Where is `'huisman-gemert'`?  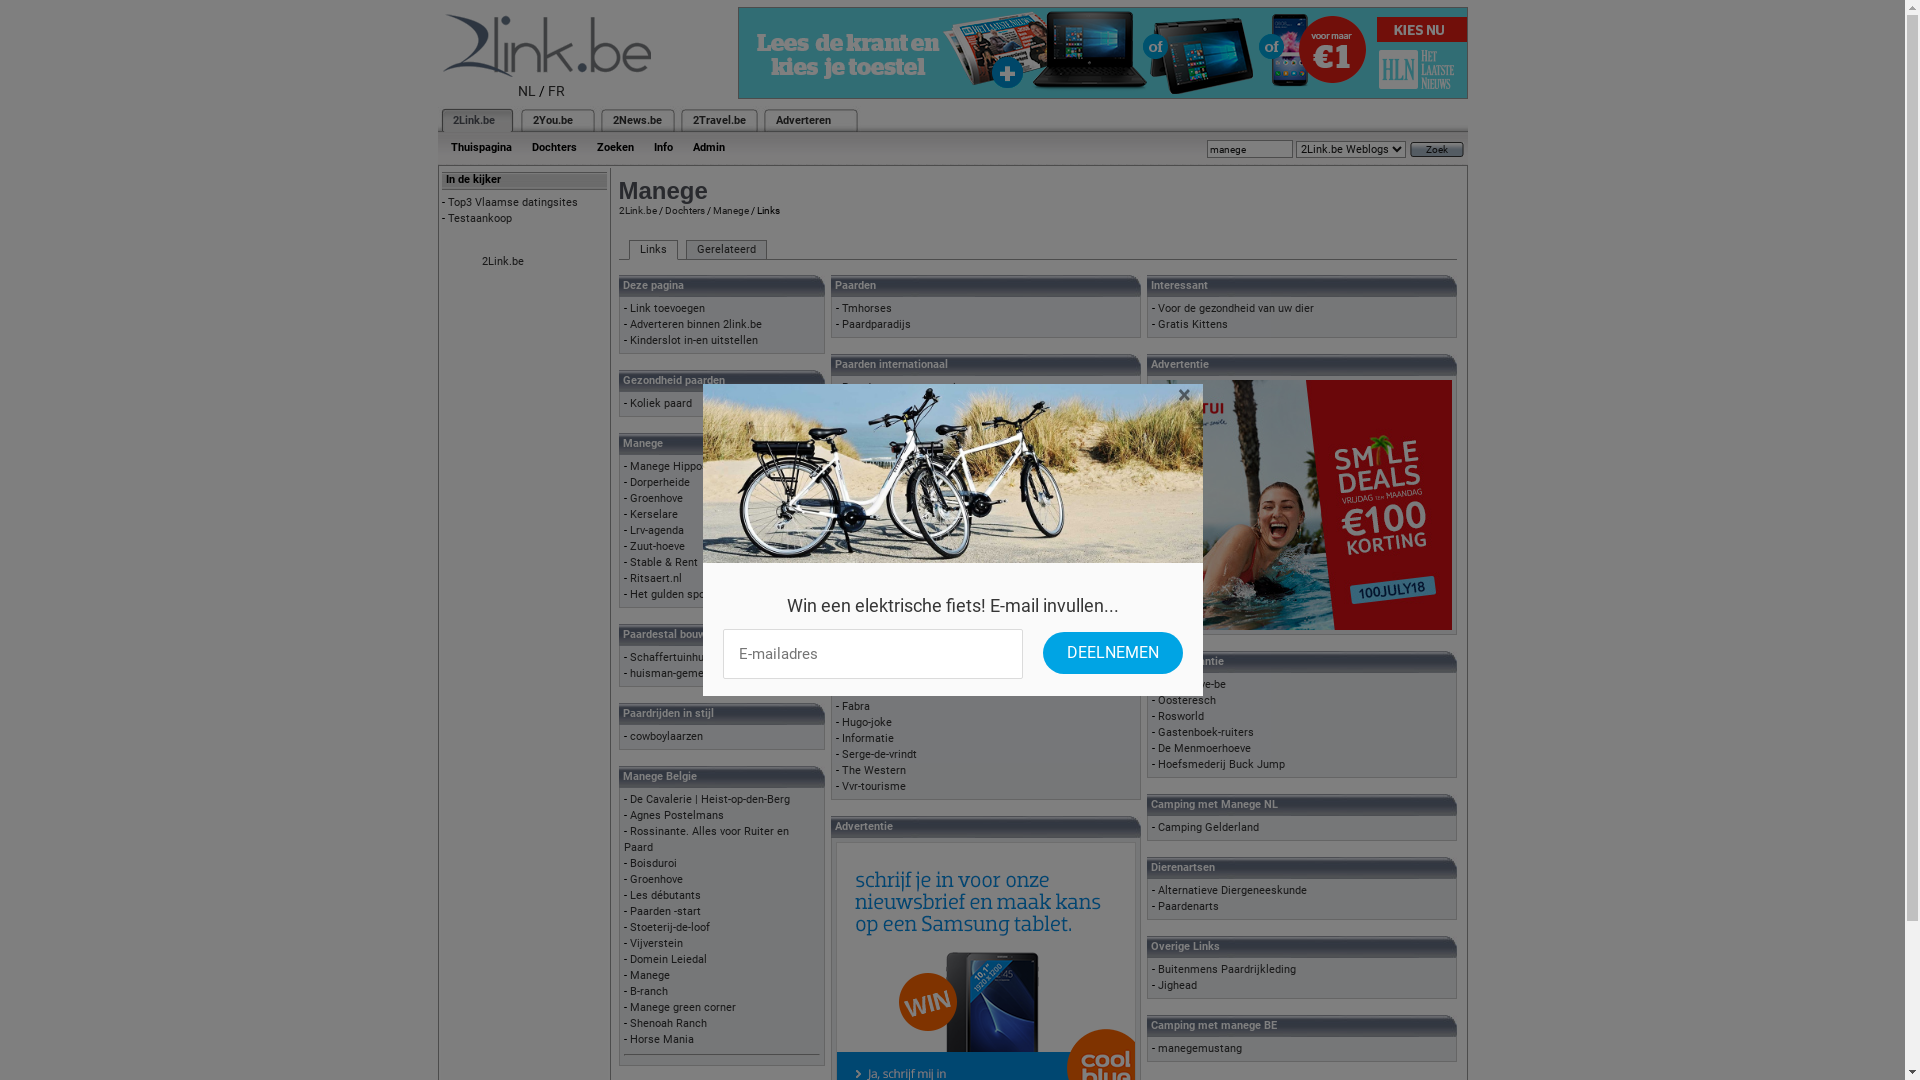 'huisman-gemert' is located at coordinates (671, 673).